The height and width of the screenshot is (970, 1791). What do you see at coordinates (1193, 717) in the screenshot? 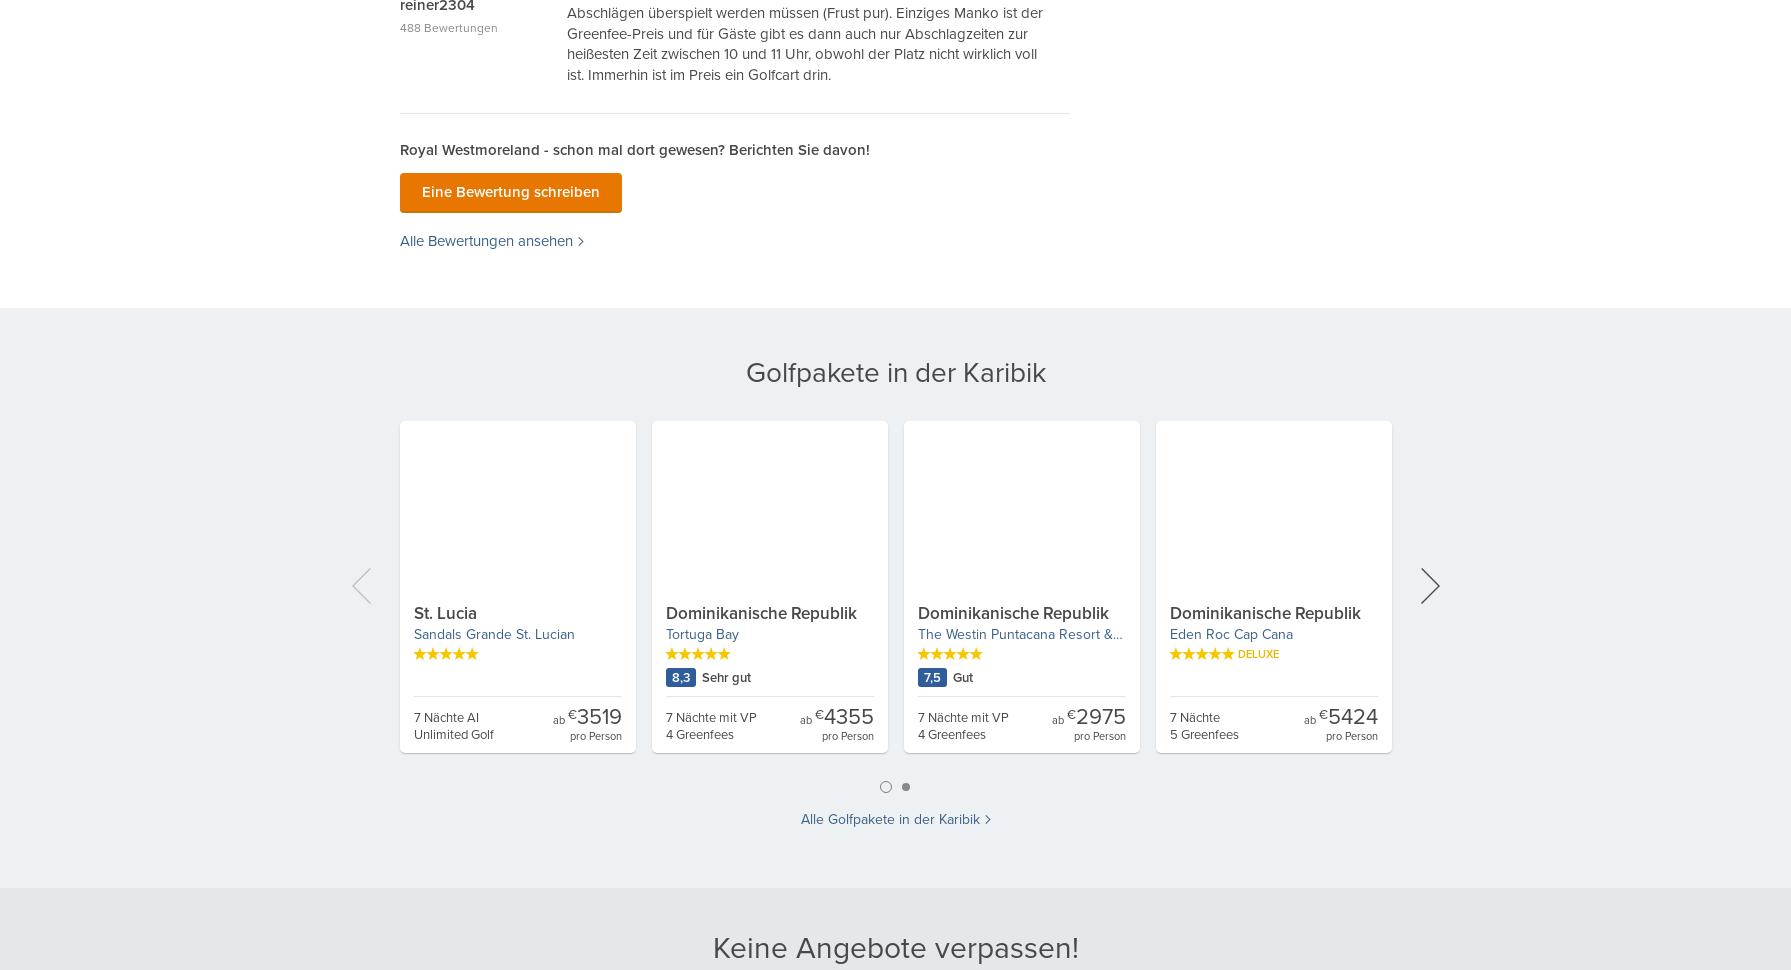
I see `'7 Nächte'` at bounding box center [1193, 717].